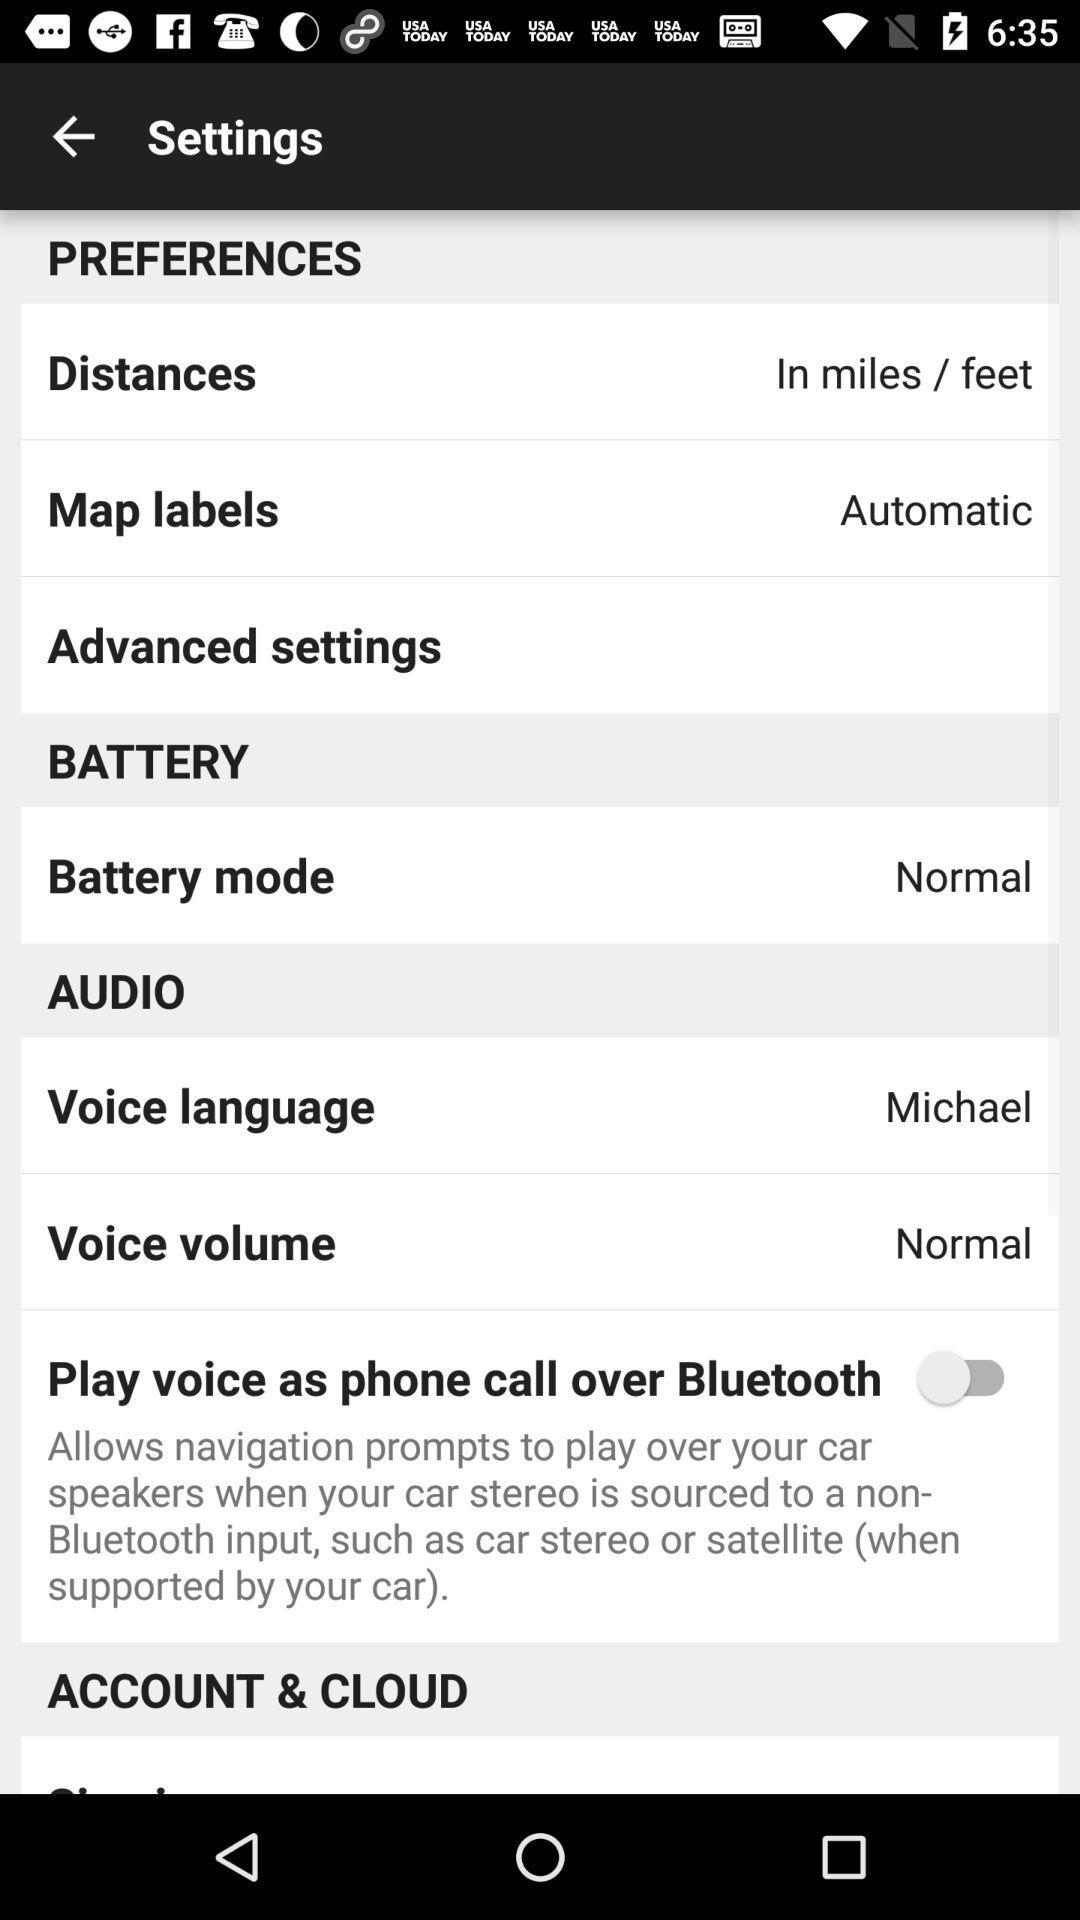 The image size is (1080, 1920). Describe the element at coordinates (72, 135) in the screenshot. I see `the item next to the settings item` at that location.